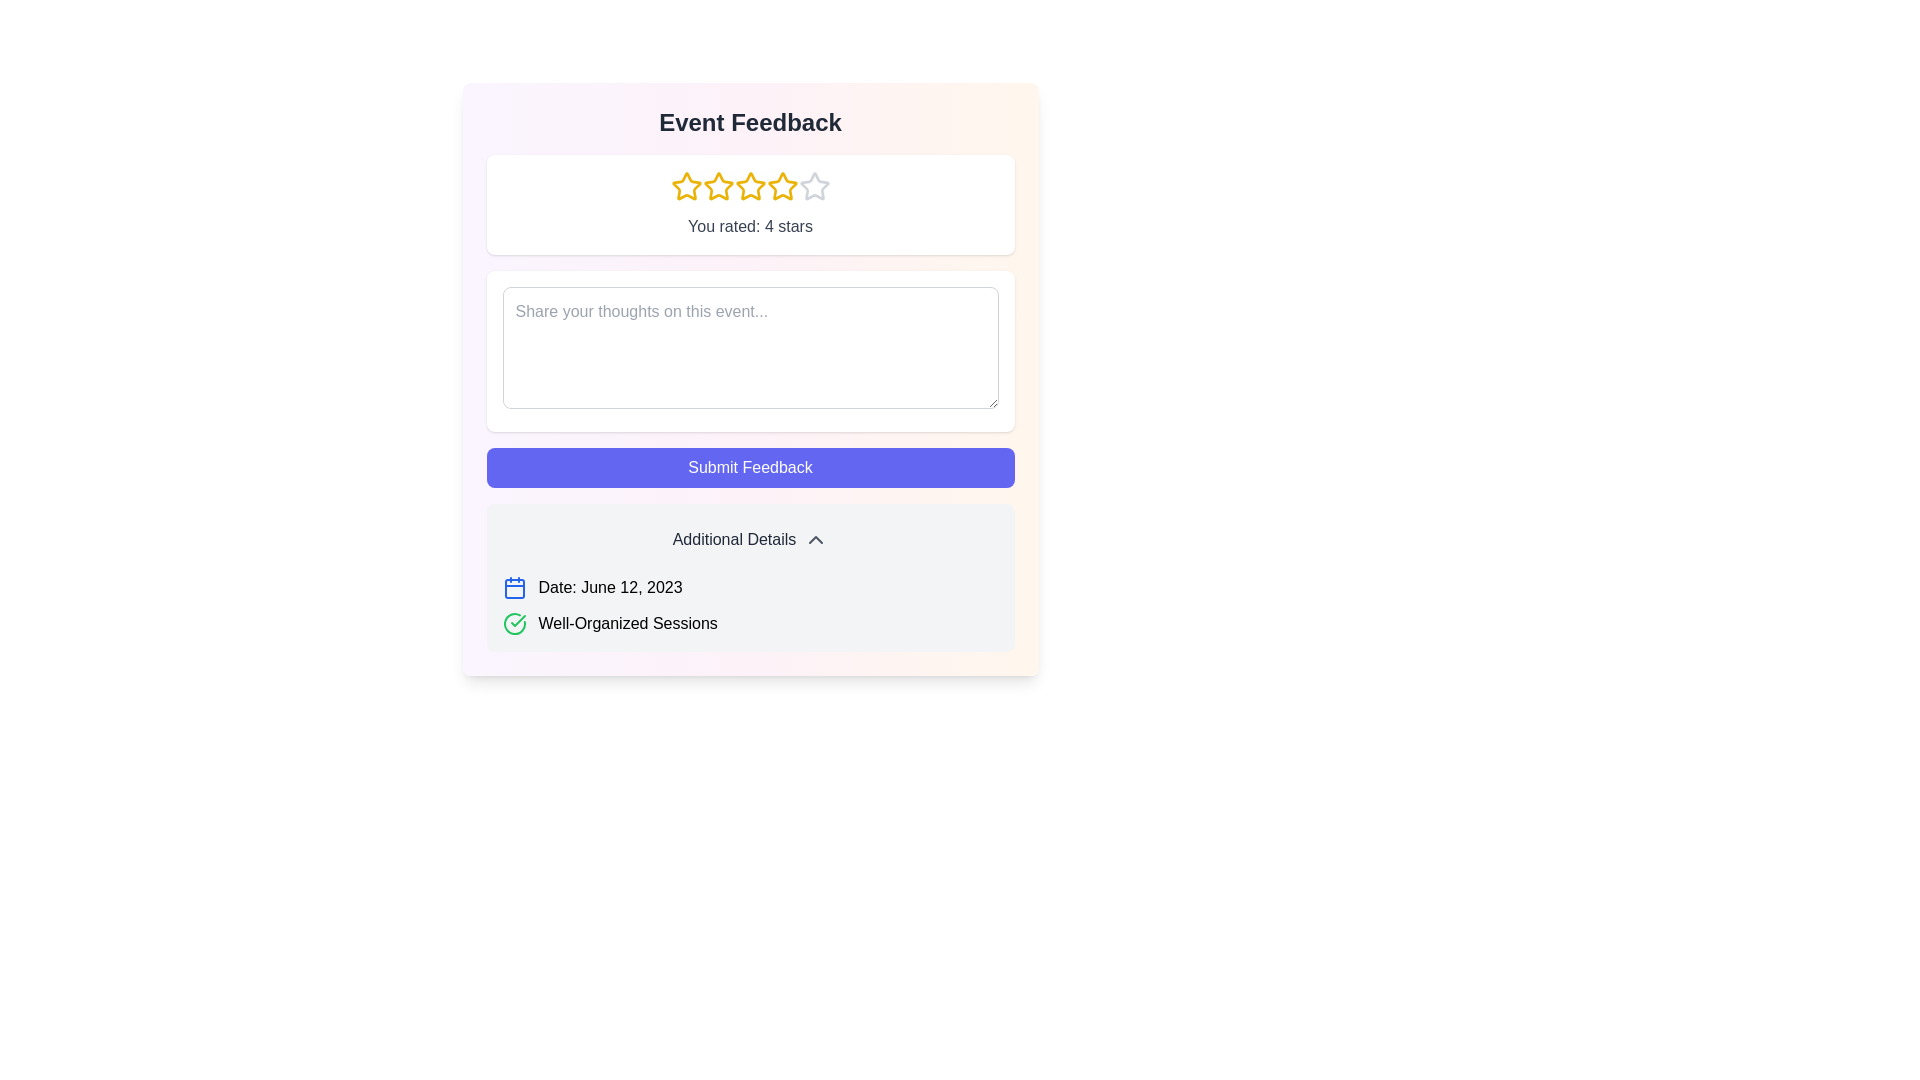 This screenshot has width=1920, height=1080. I want to click on the second yellow outlined star icon with a hollow center in the rating system, so click(718, 186).